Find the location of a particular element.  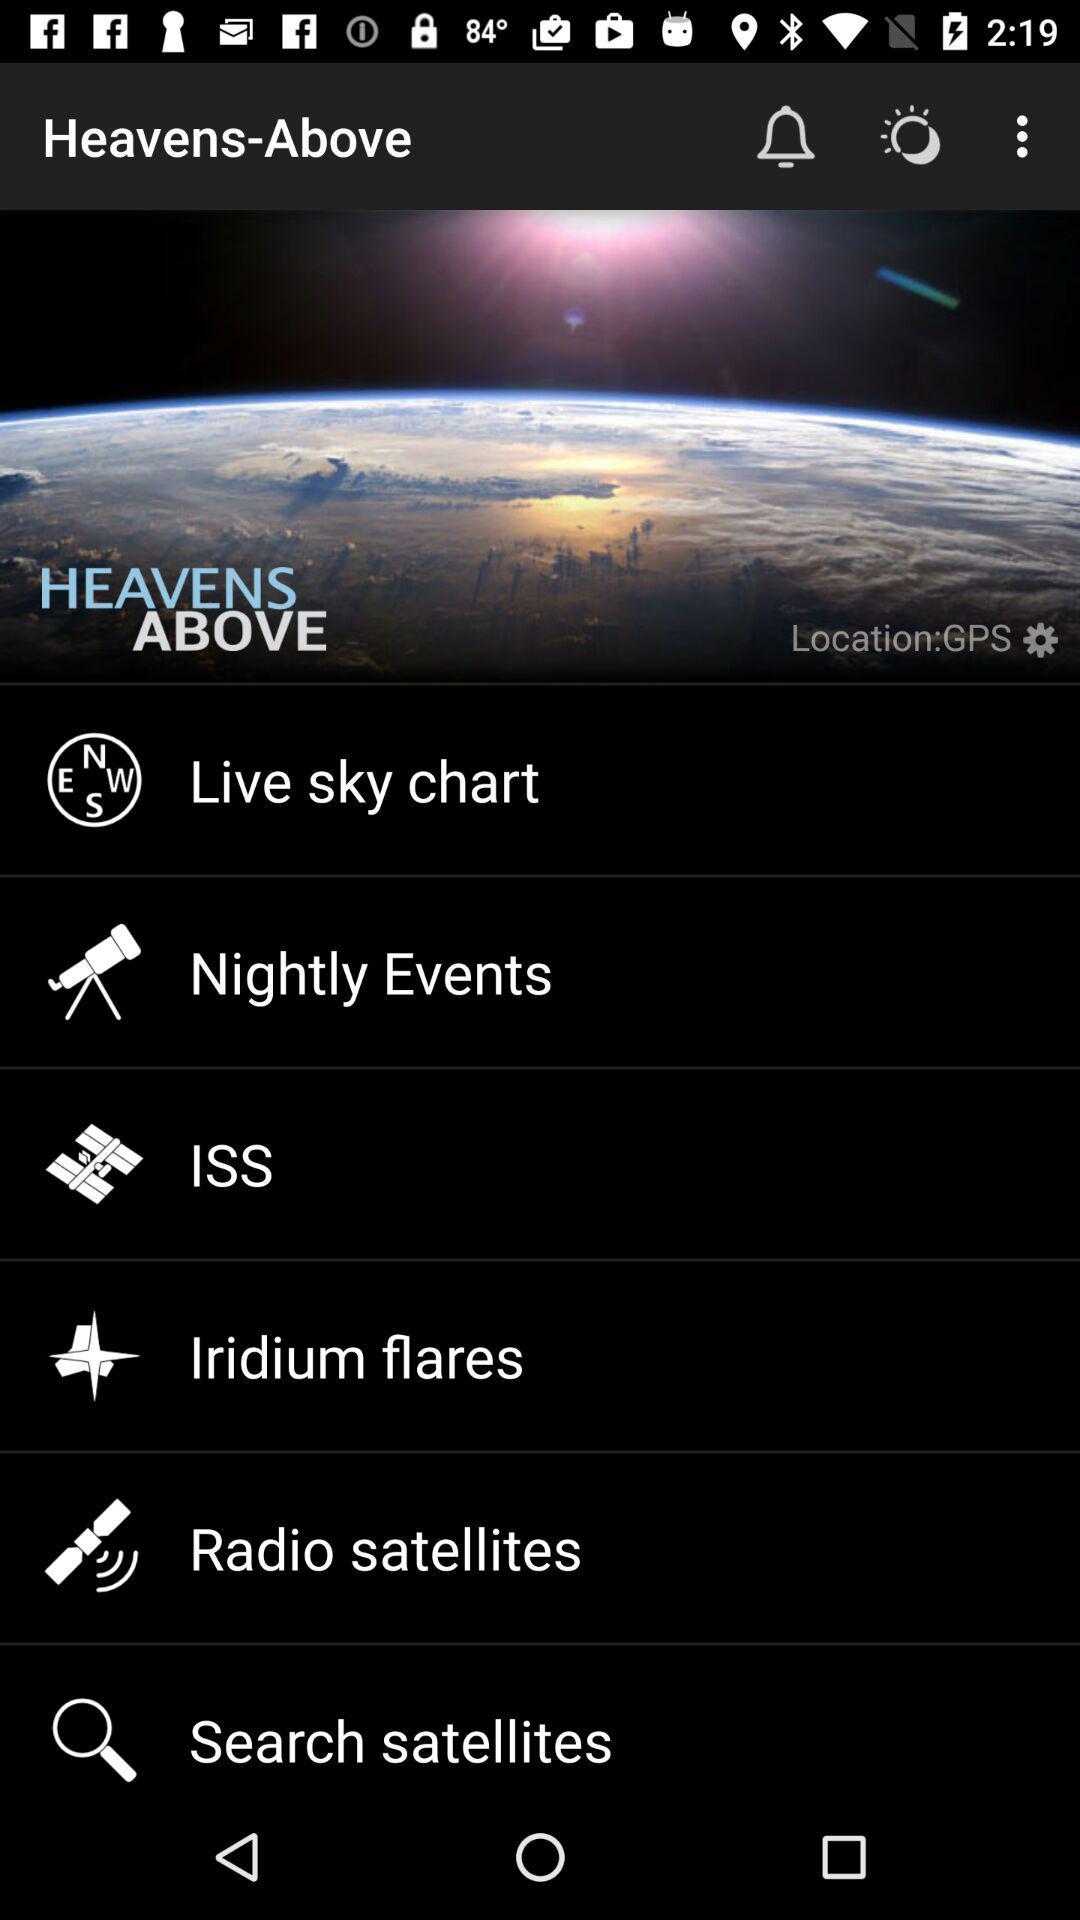

the icon next to the location:gps is located at coordinates (1044, 652).